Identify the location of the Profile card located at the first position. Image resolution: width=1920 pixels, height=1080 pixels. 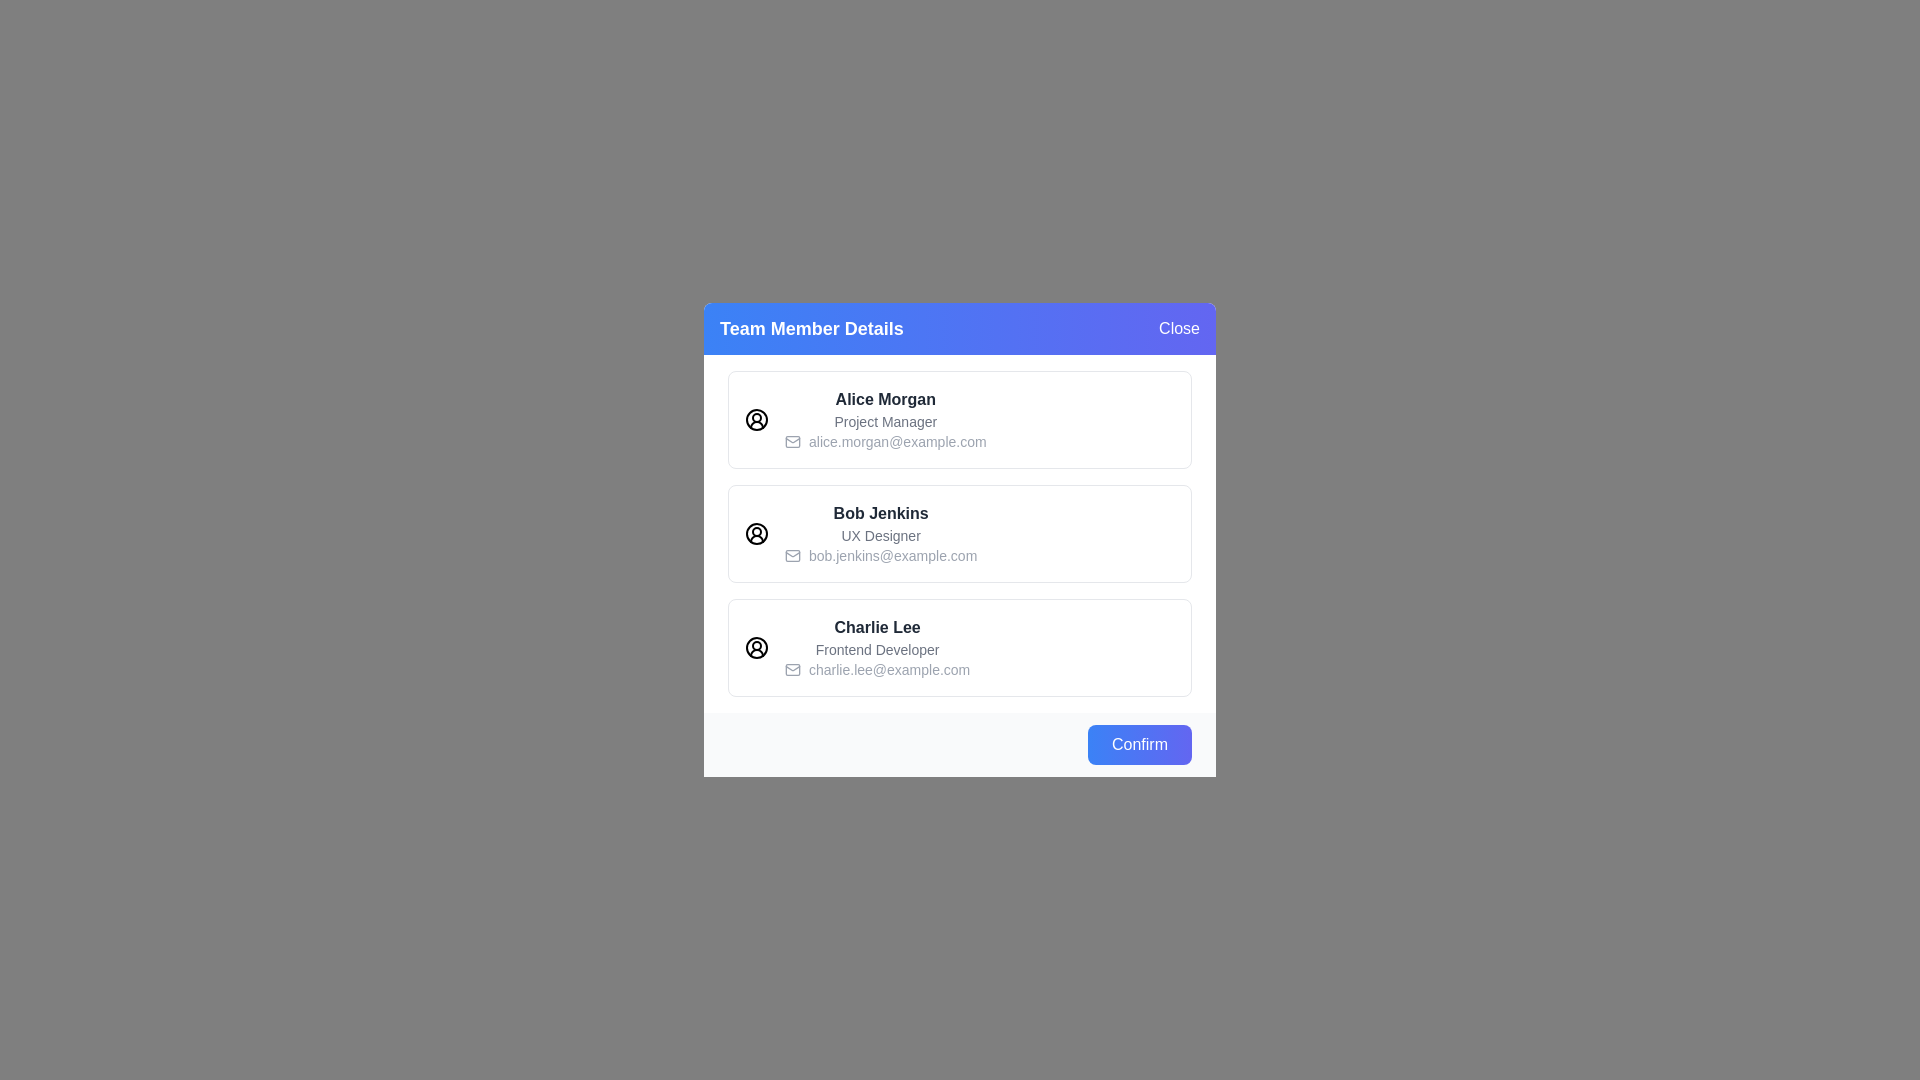
(960, 419).